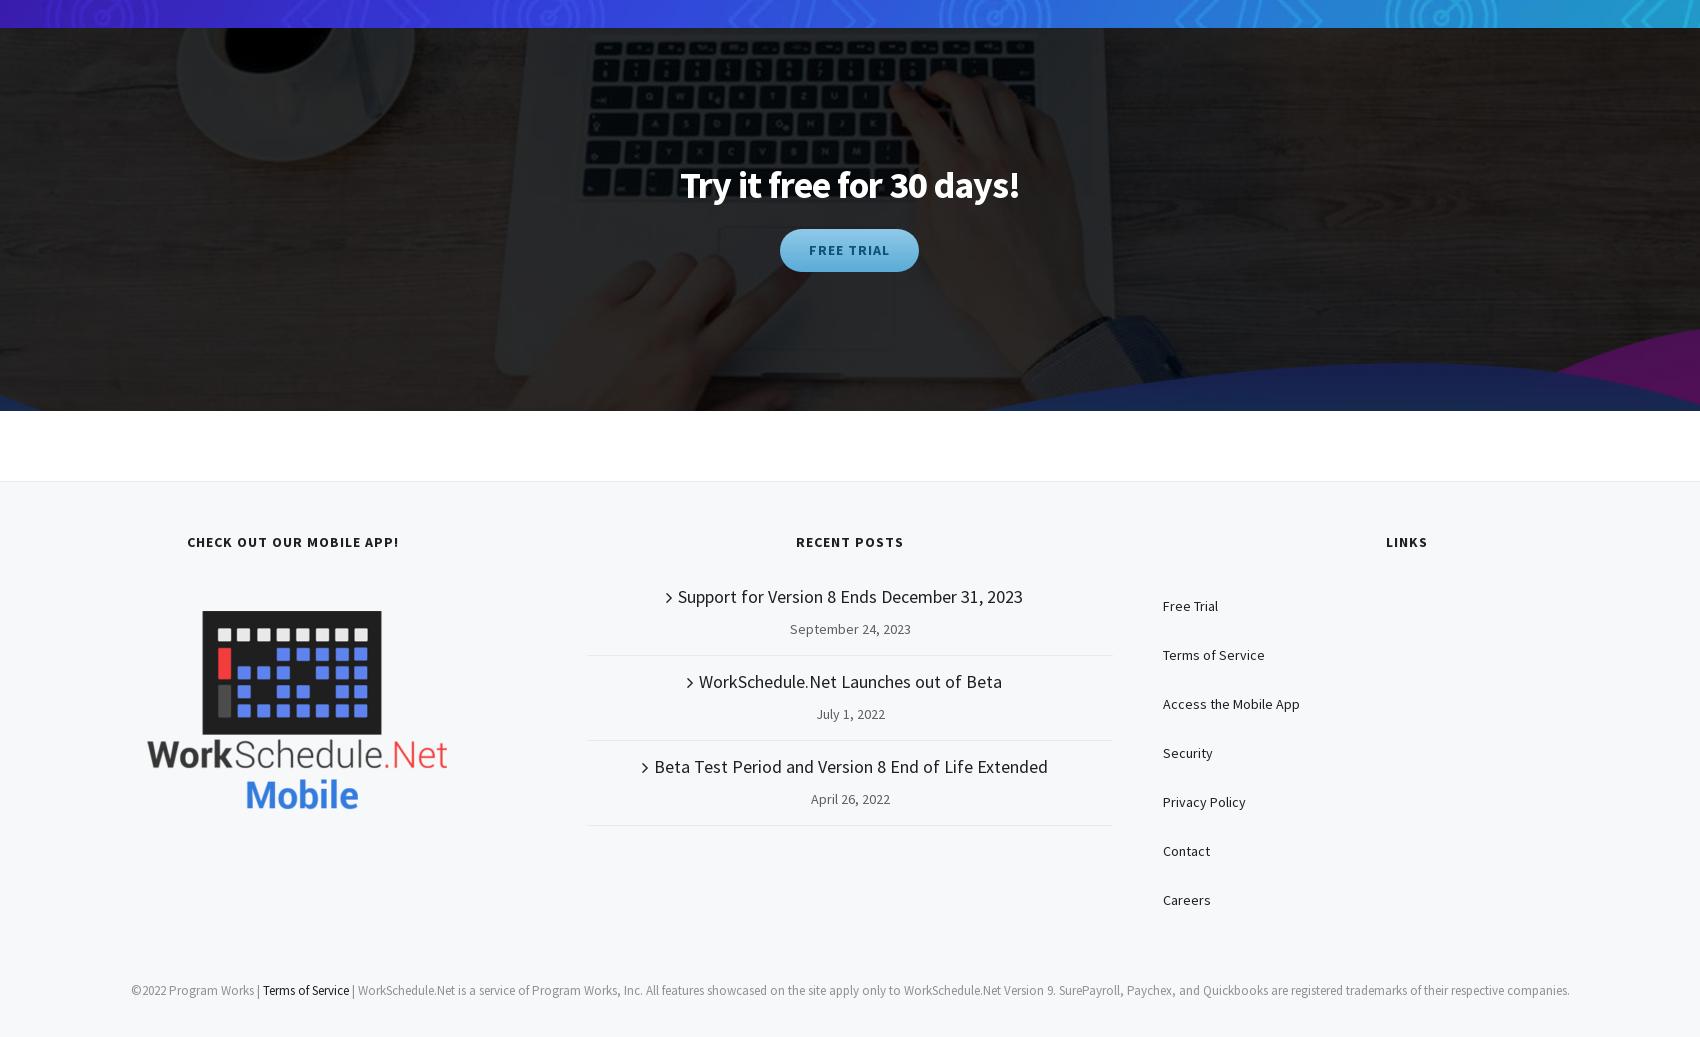 This screenshot has width=1700, height=1037. What do you see at coordinates (850, 797) in the screenshot?
I see `'April 26, 2022'` at bounding box center [850, 797].